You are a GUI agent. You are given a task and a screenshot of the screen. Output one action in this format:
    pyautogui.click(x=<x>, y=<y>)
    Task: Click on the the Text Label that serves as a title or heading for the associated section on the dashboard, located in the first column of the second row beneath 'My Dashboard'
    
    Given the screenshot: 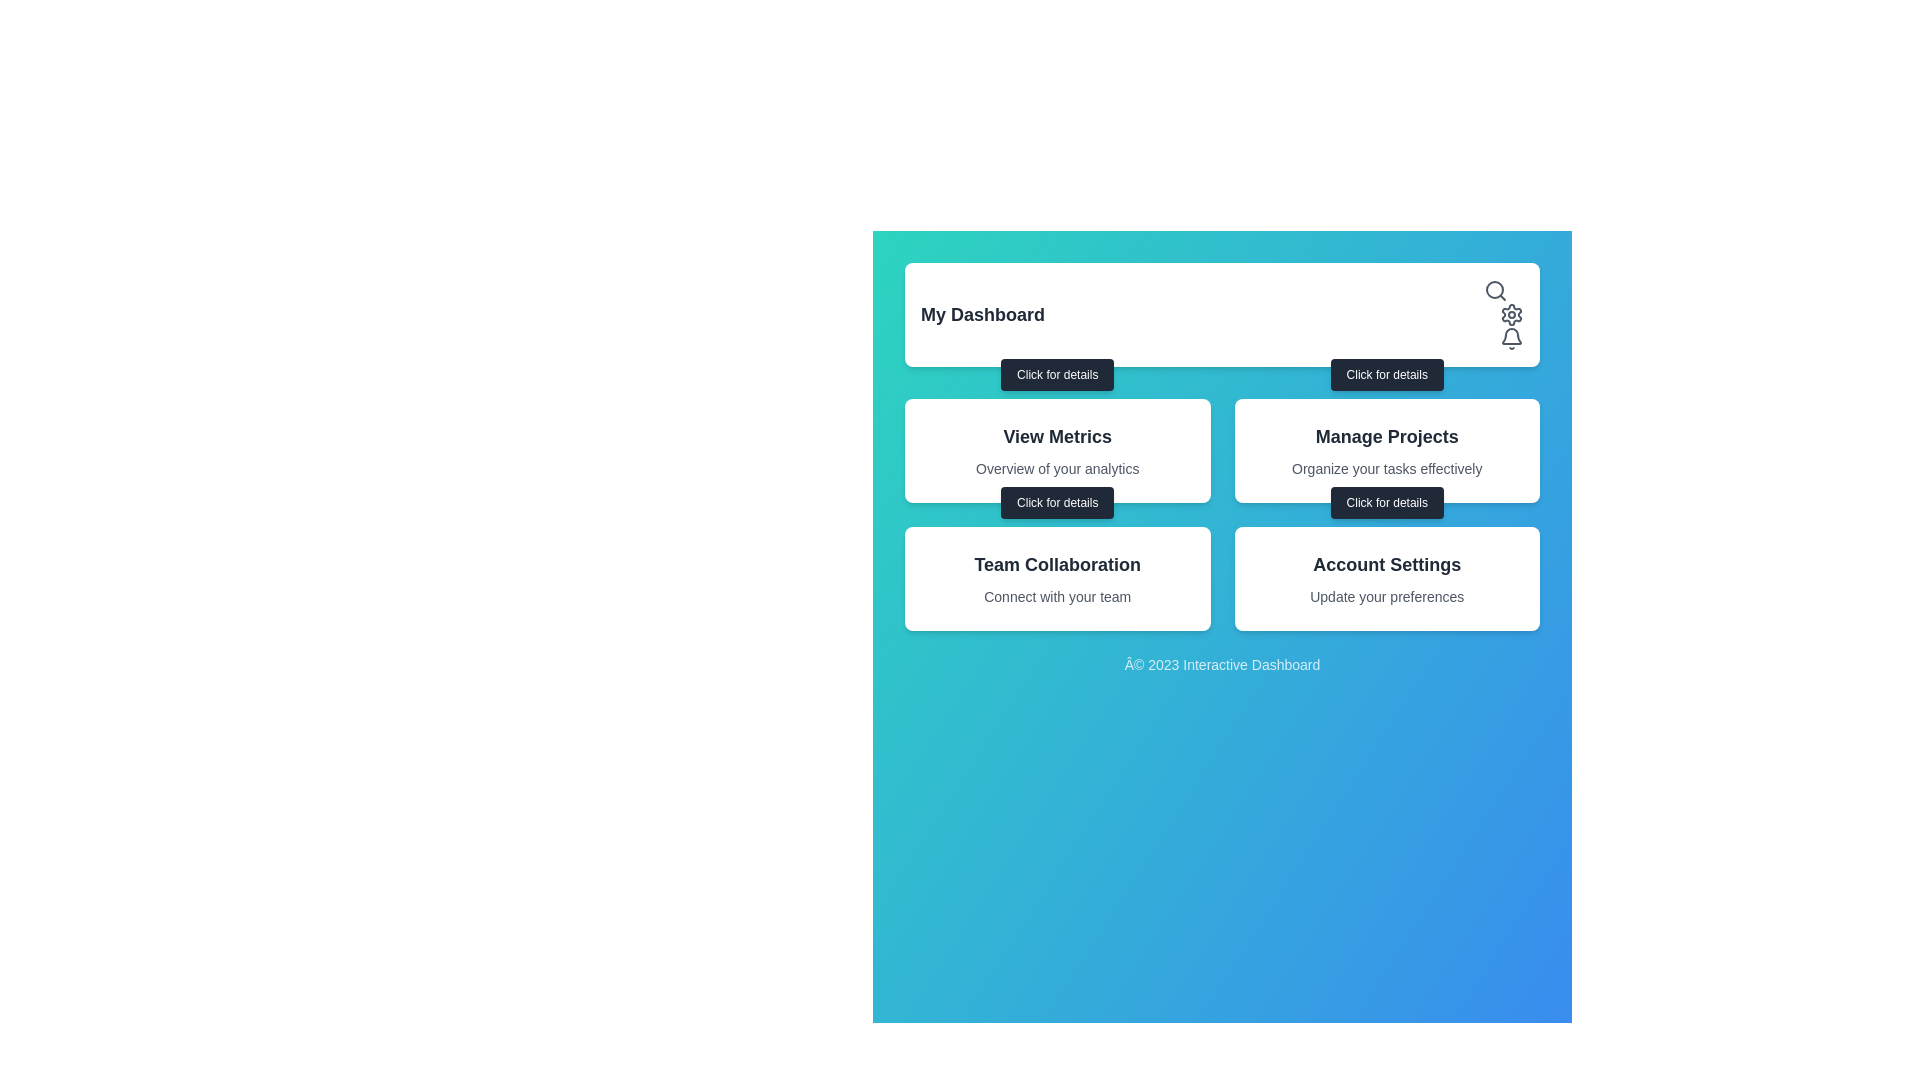 What is the action you would take?
    pyautogui.click(x=1056, y=435)
    